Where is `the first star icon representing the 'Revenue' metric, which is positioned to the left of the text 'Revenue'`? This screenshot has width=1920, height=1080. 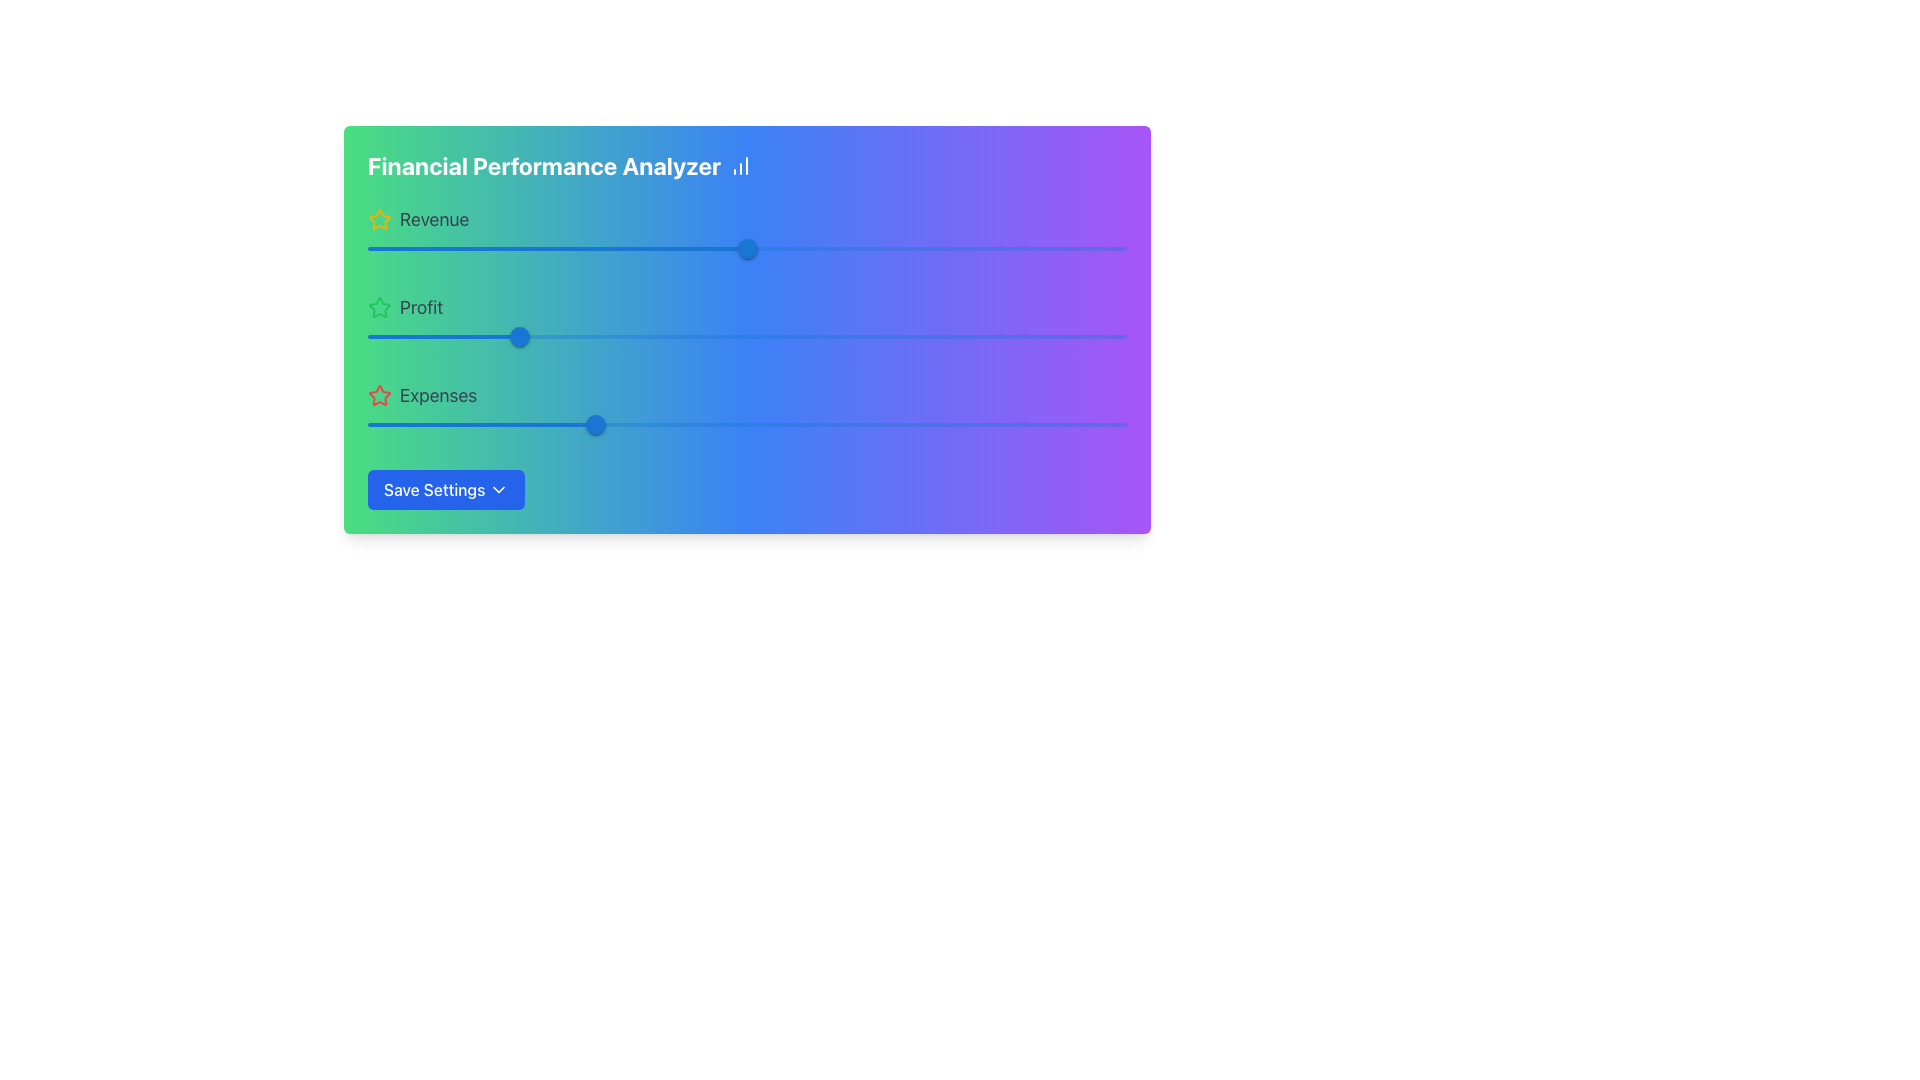 the first star icon representing the 'Revenue' metric, which is positioned to the left of the text 'Revenue' is located at coordinates (379, 219).